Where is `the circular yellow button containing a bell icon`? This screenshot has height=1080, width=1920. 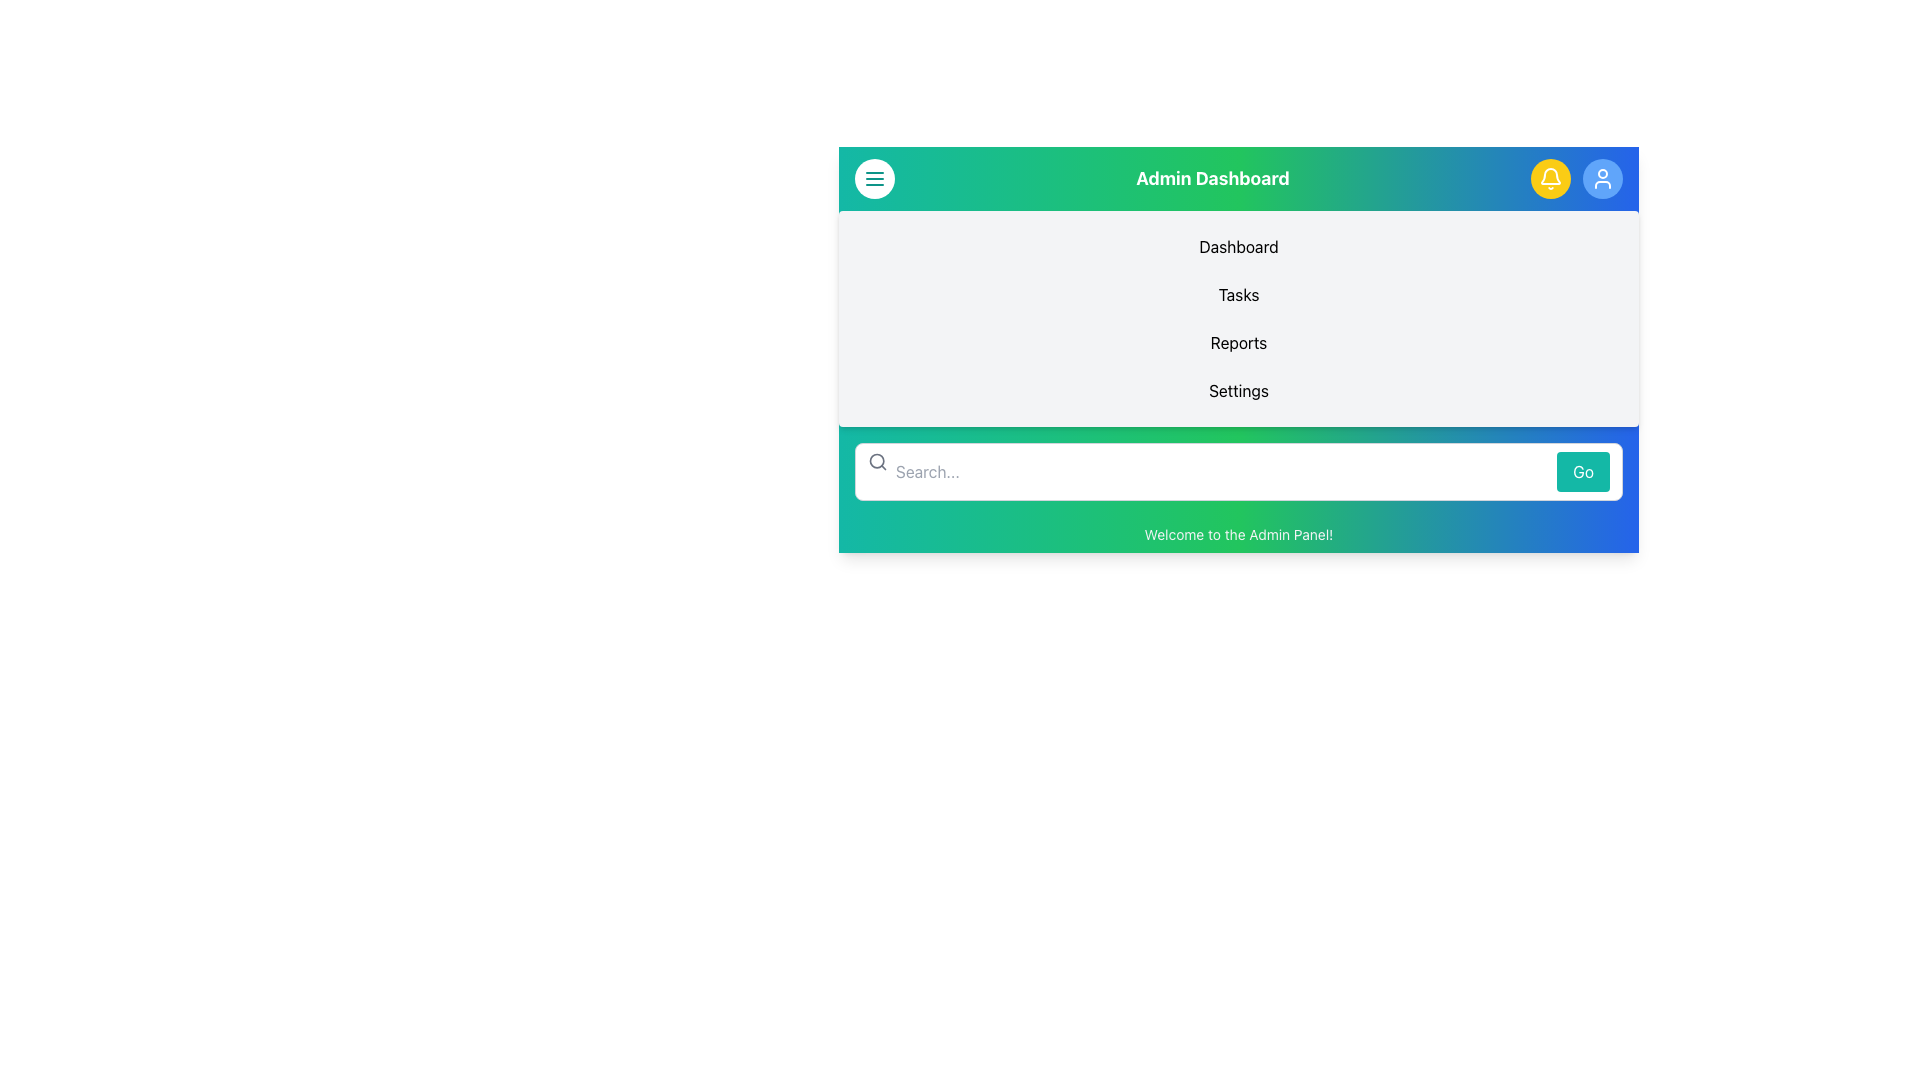
the circular yellow button containing a bell icon is located at coordinates (1549, 177).